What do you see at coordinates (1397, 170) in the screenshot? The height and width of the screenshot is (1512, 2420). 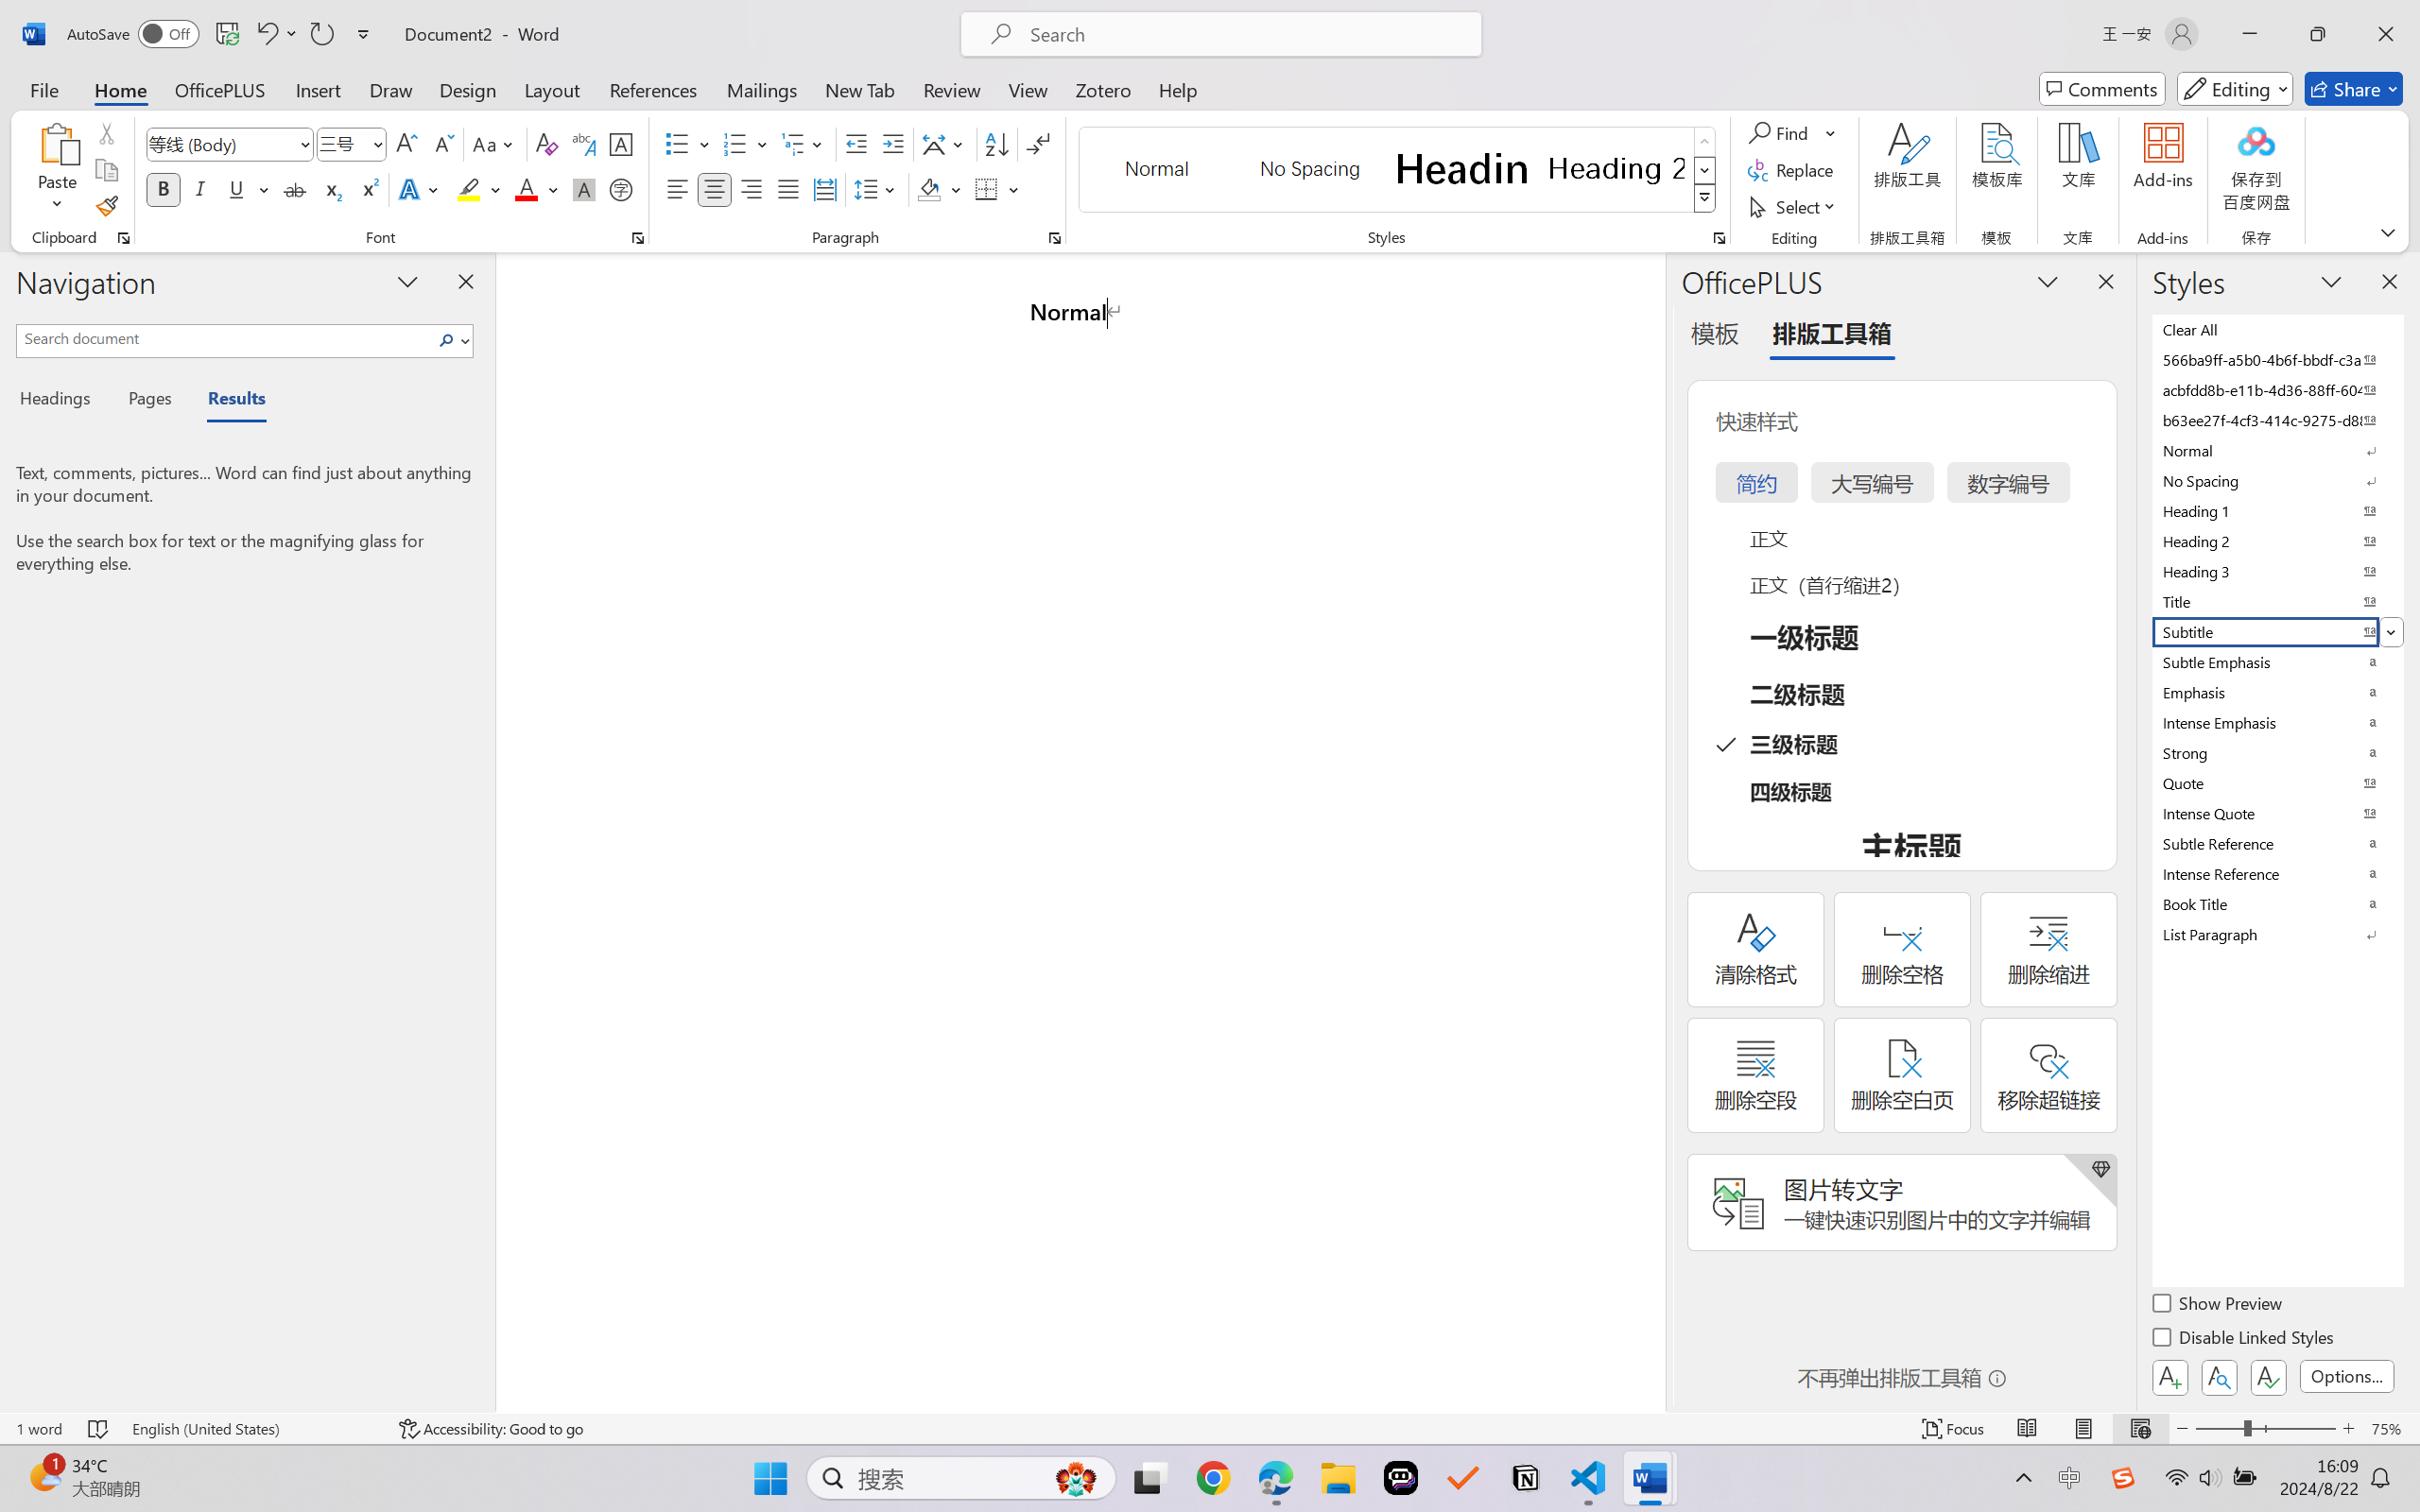 I see `'AutomationID: QuickStylesGallery'` at bounding box center [1397, 170].